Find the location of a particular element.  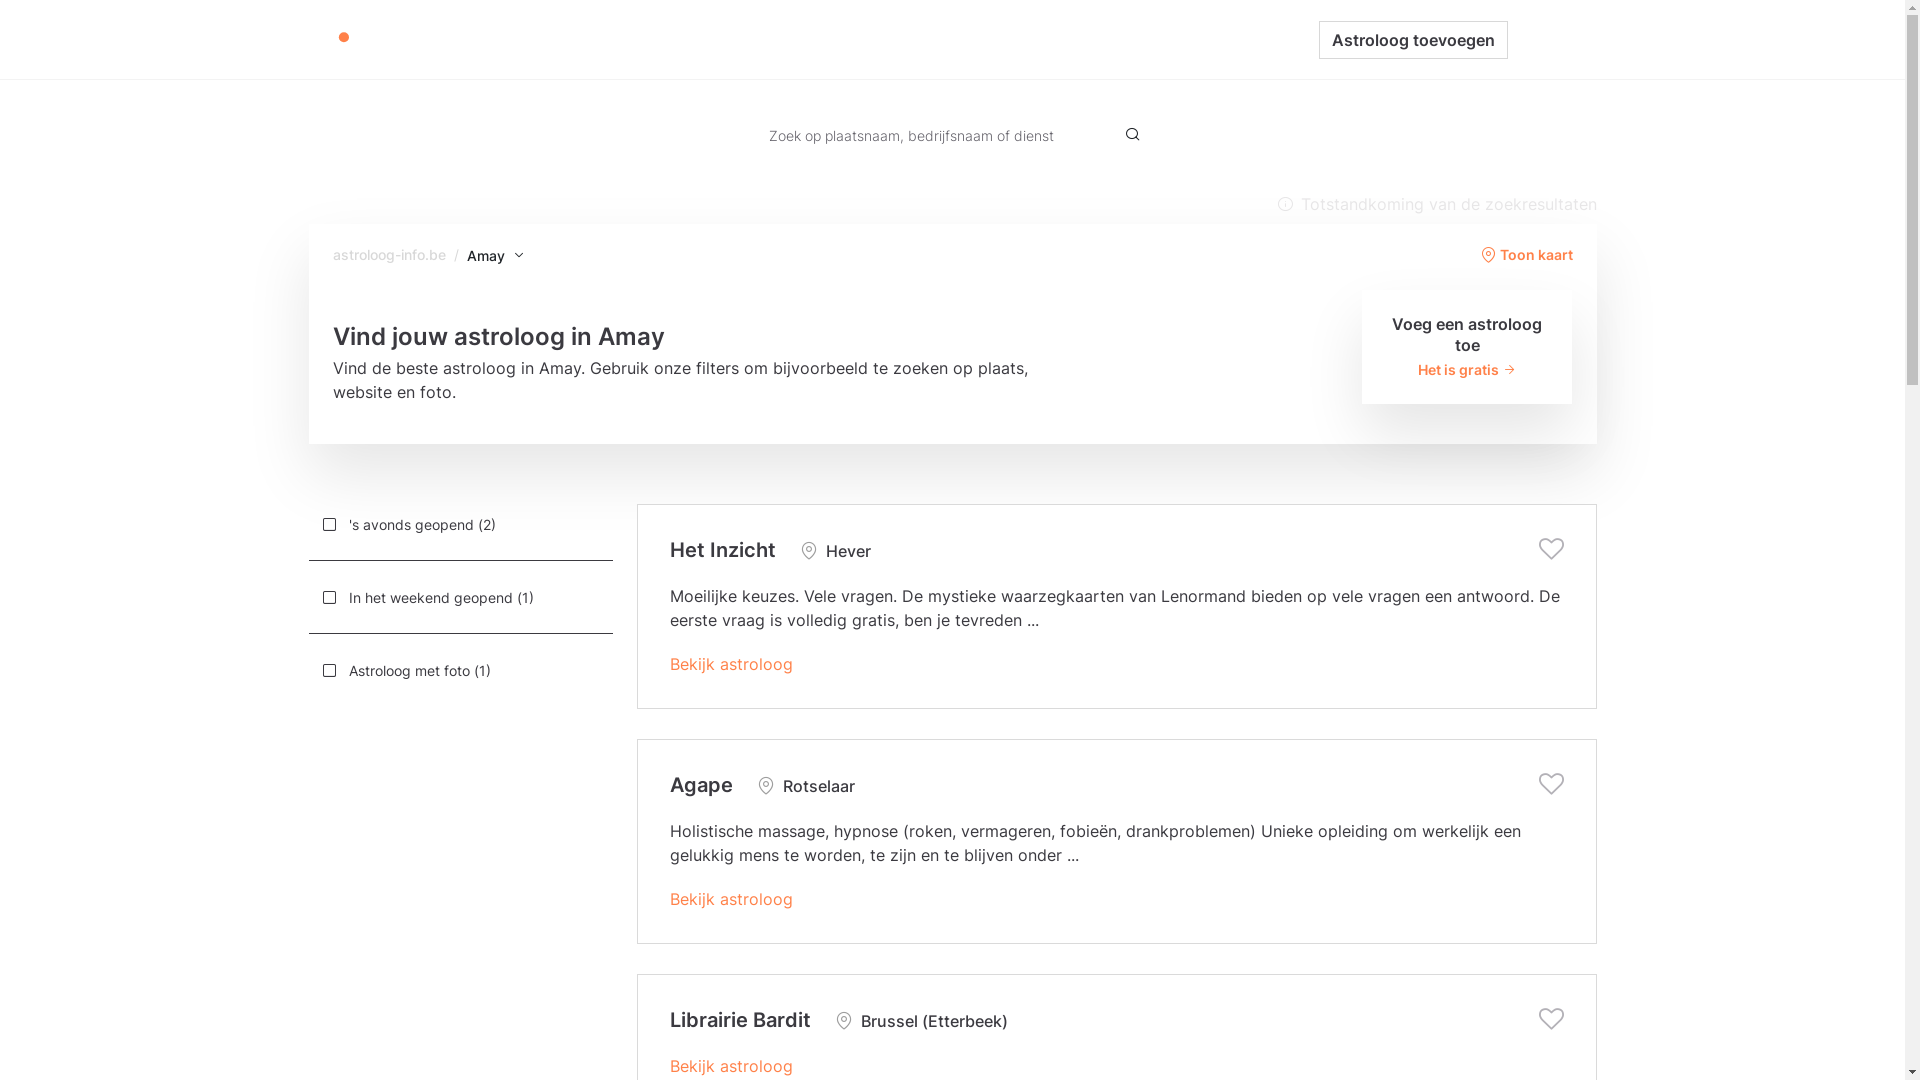

'Bekijk astroloog' is located at coordinates (730, 897).